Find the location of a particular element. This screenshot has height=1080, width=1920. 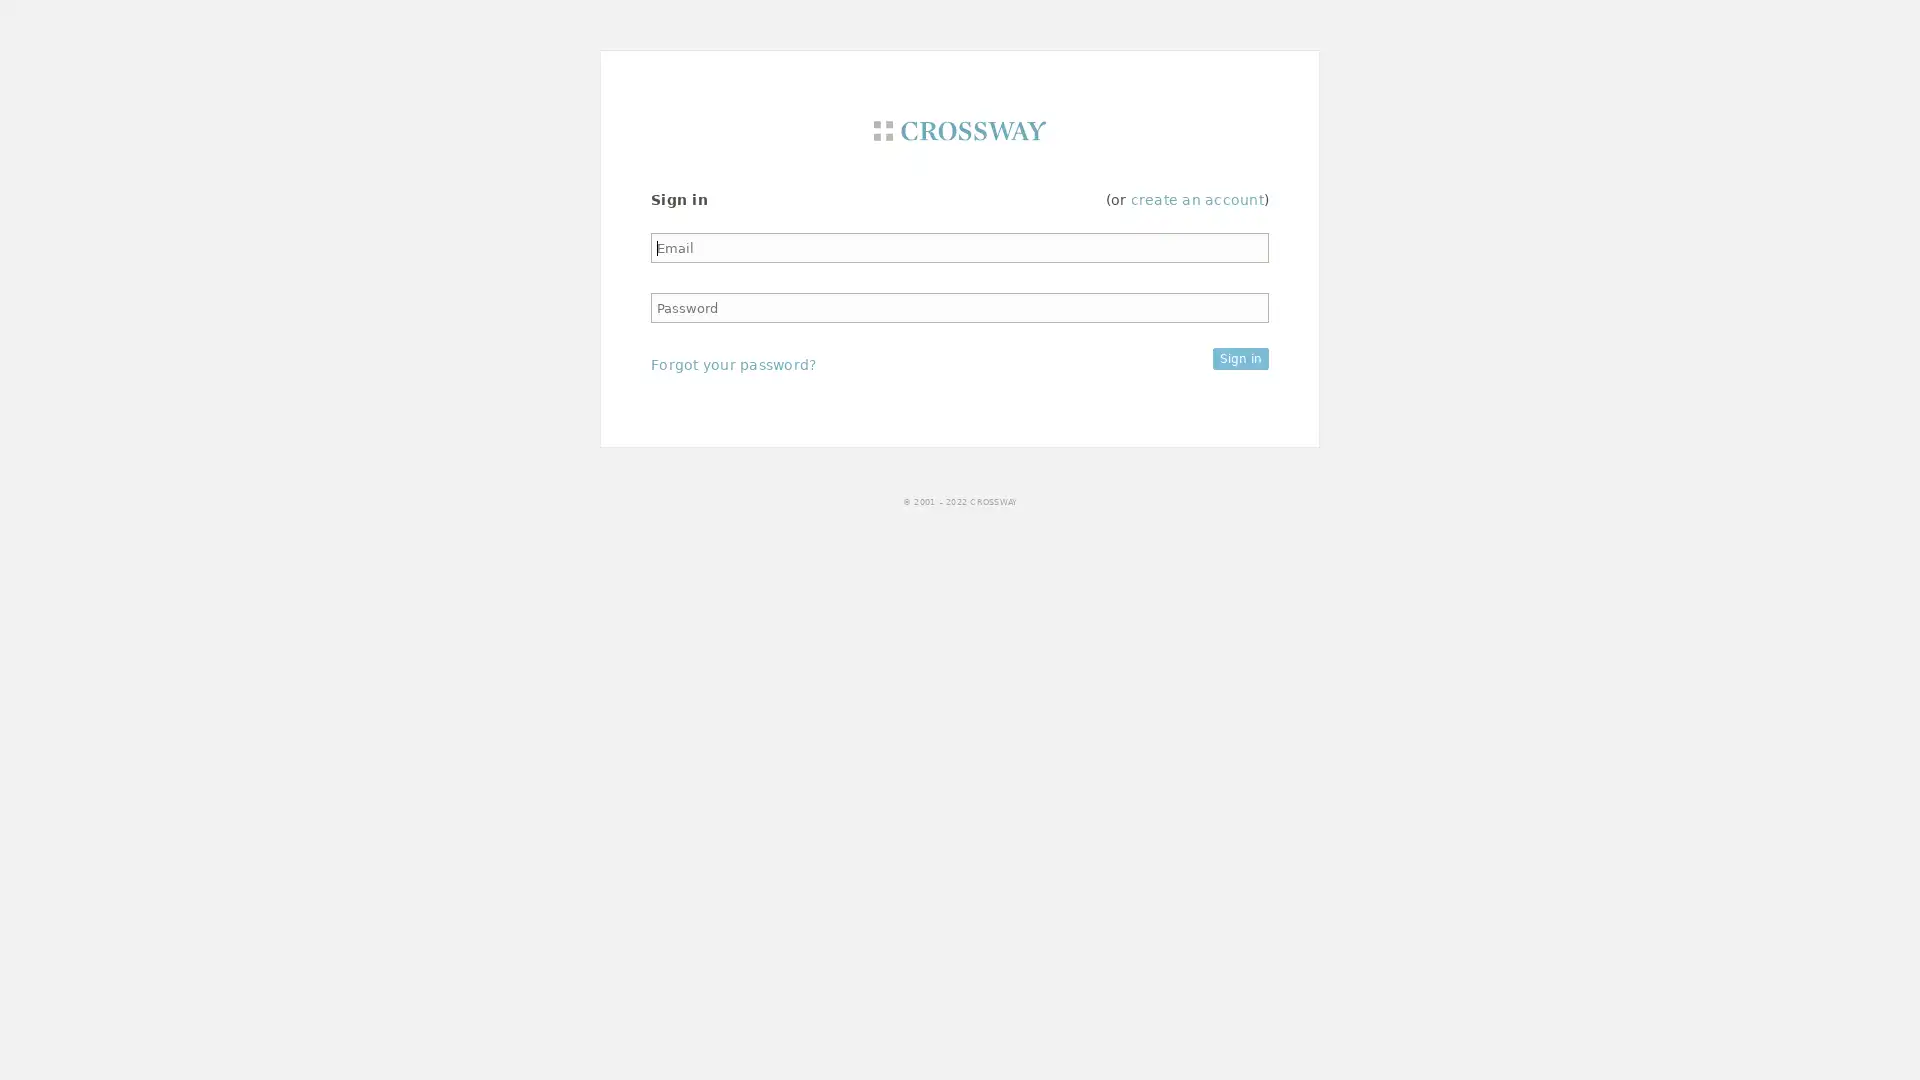

Sign in is located at coordinates (1240, 357).